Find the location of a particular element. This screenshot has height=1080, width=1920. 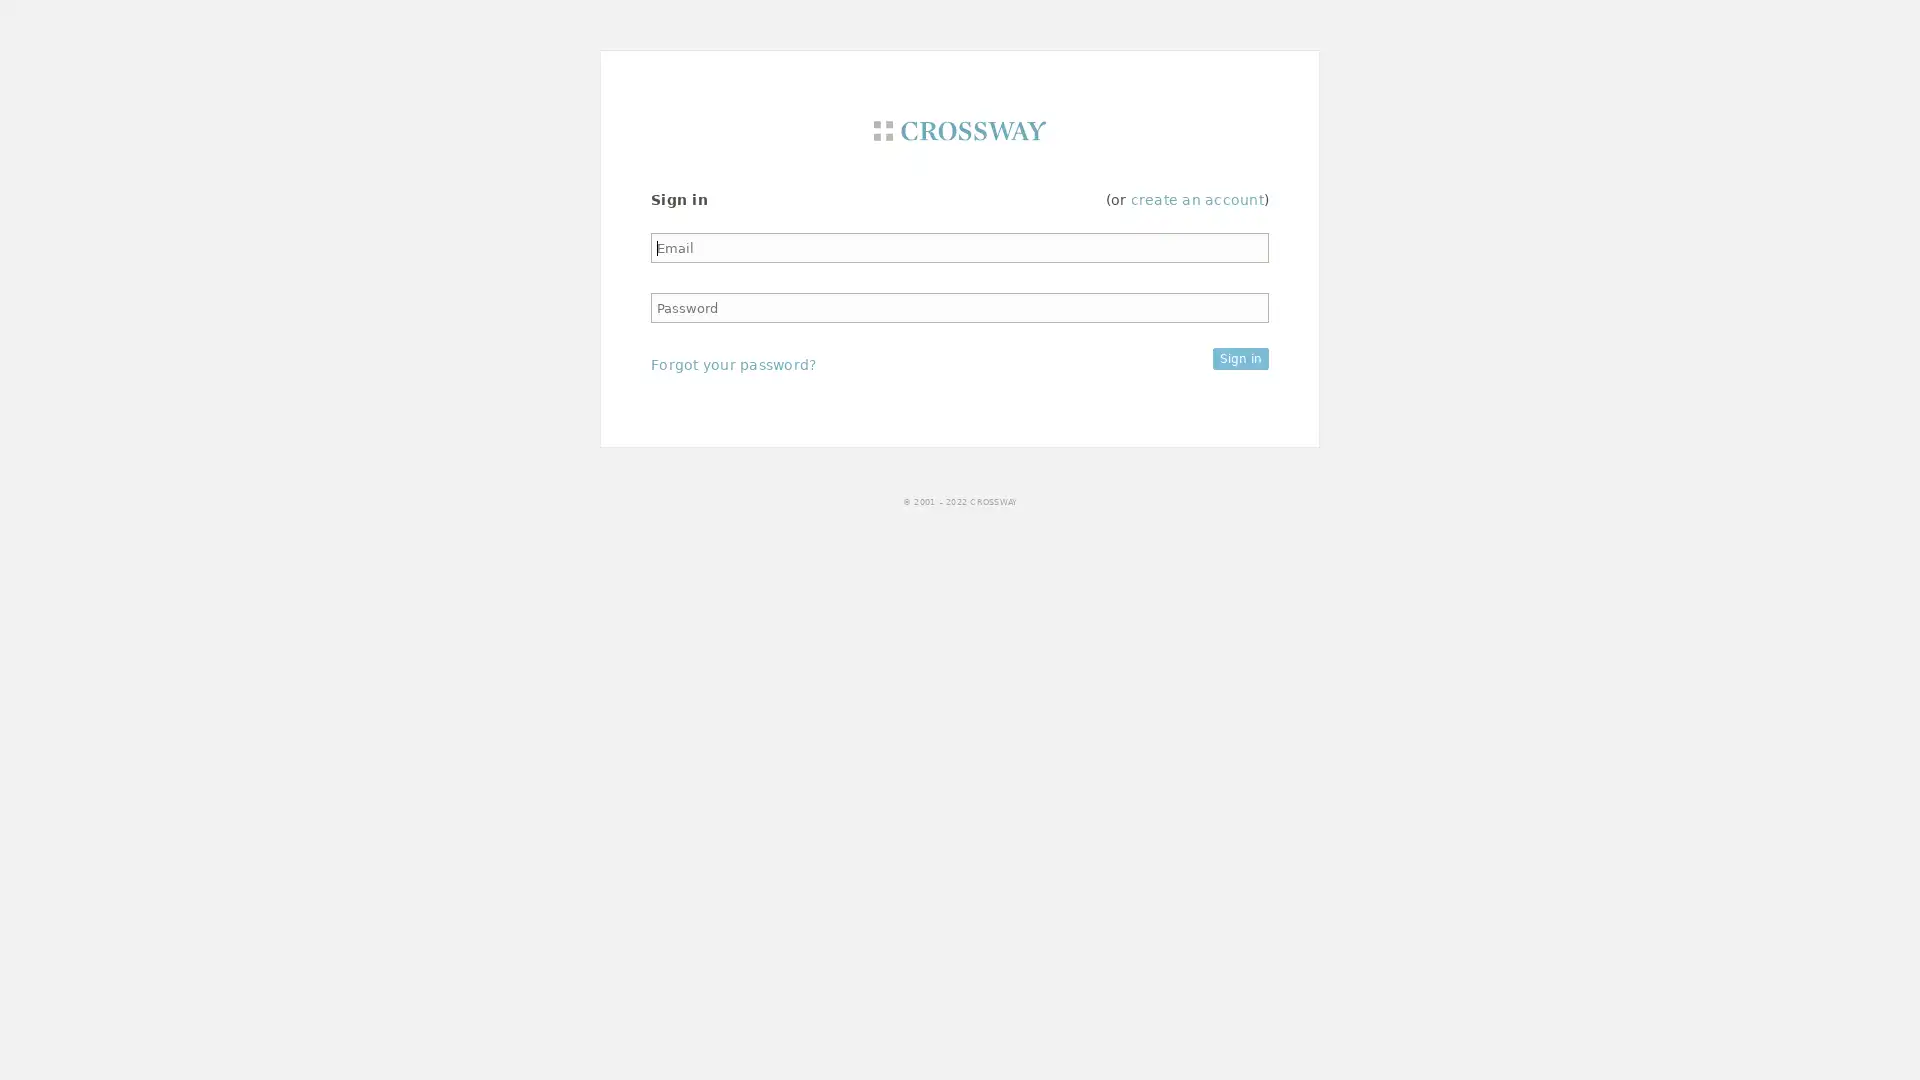

Sign in is located at coordinates (1240, 357).